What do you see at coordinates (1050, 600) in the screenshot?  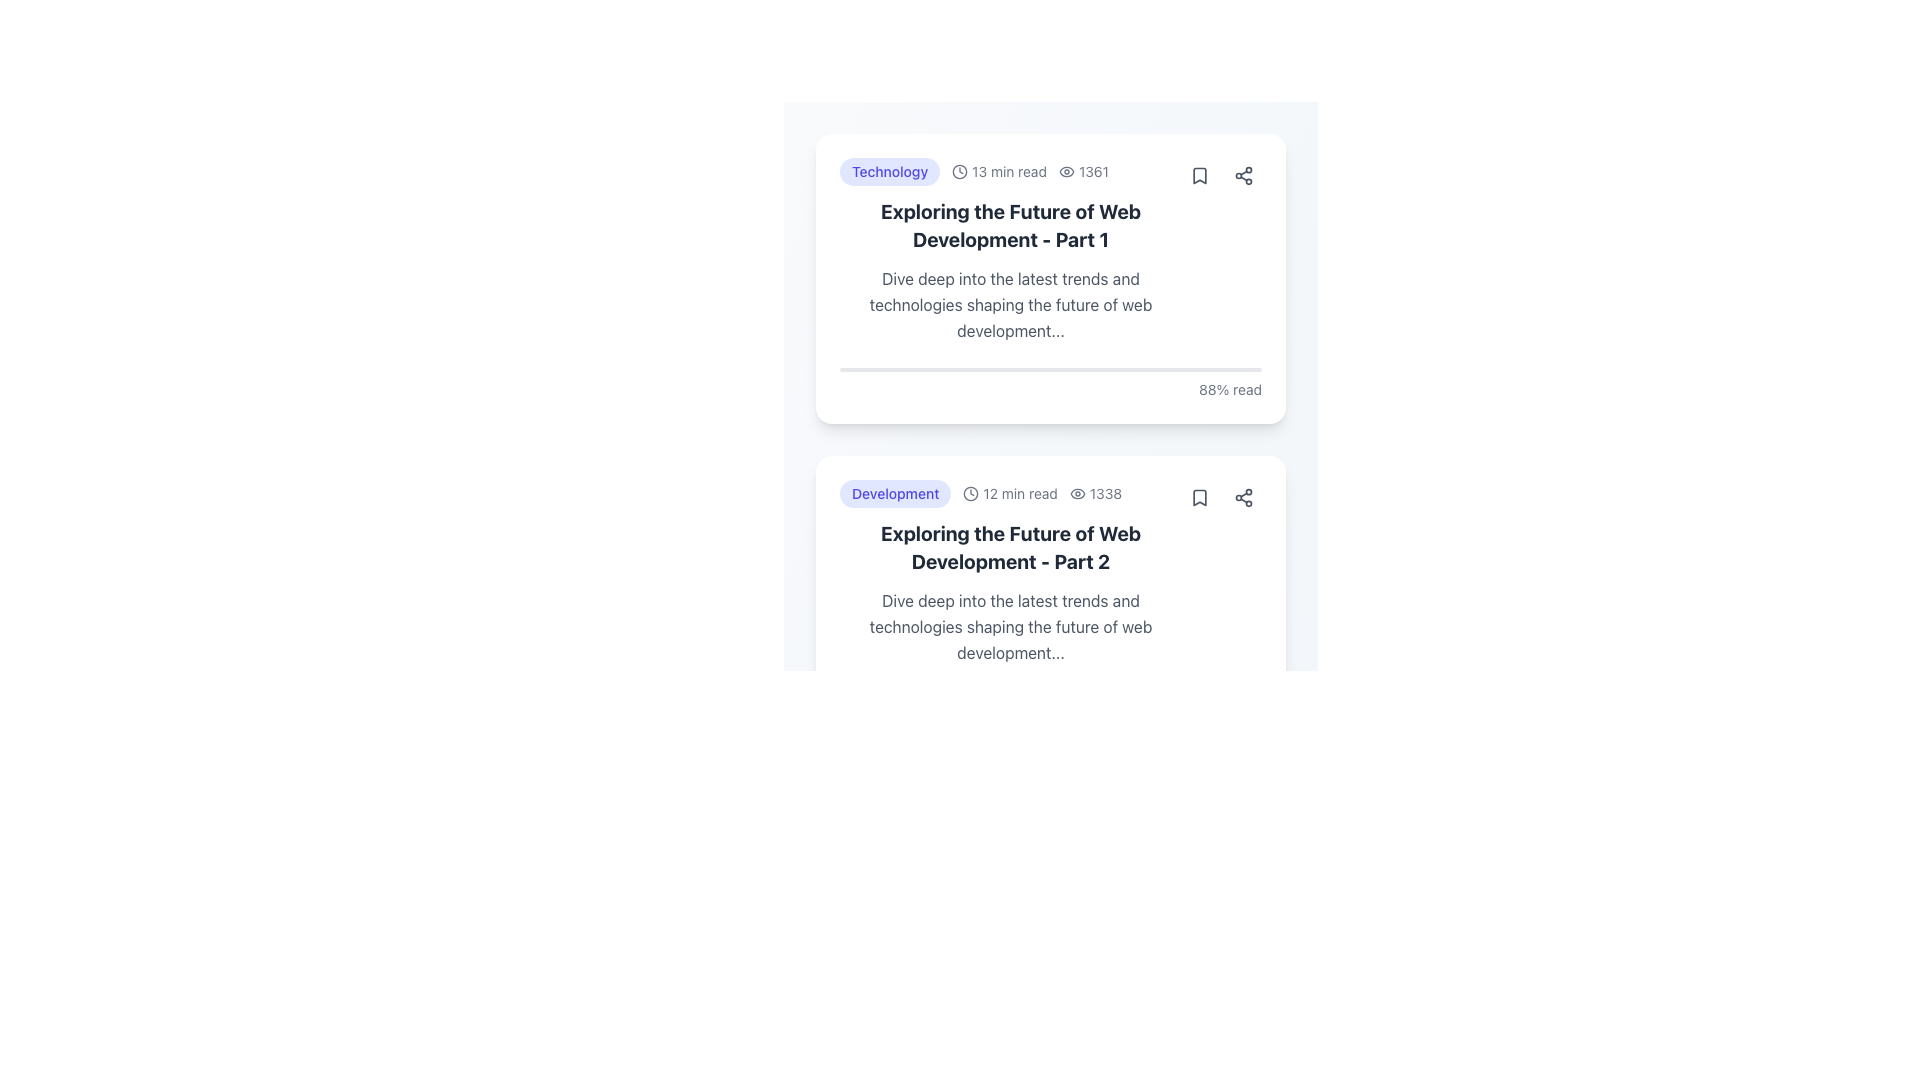 I see `the second card component` at bounding box center [1050, 600].